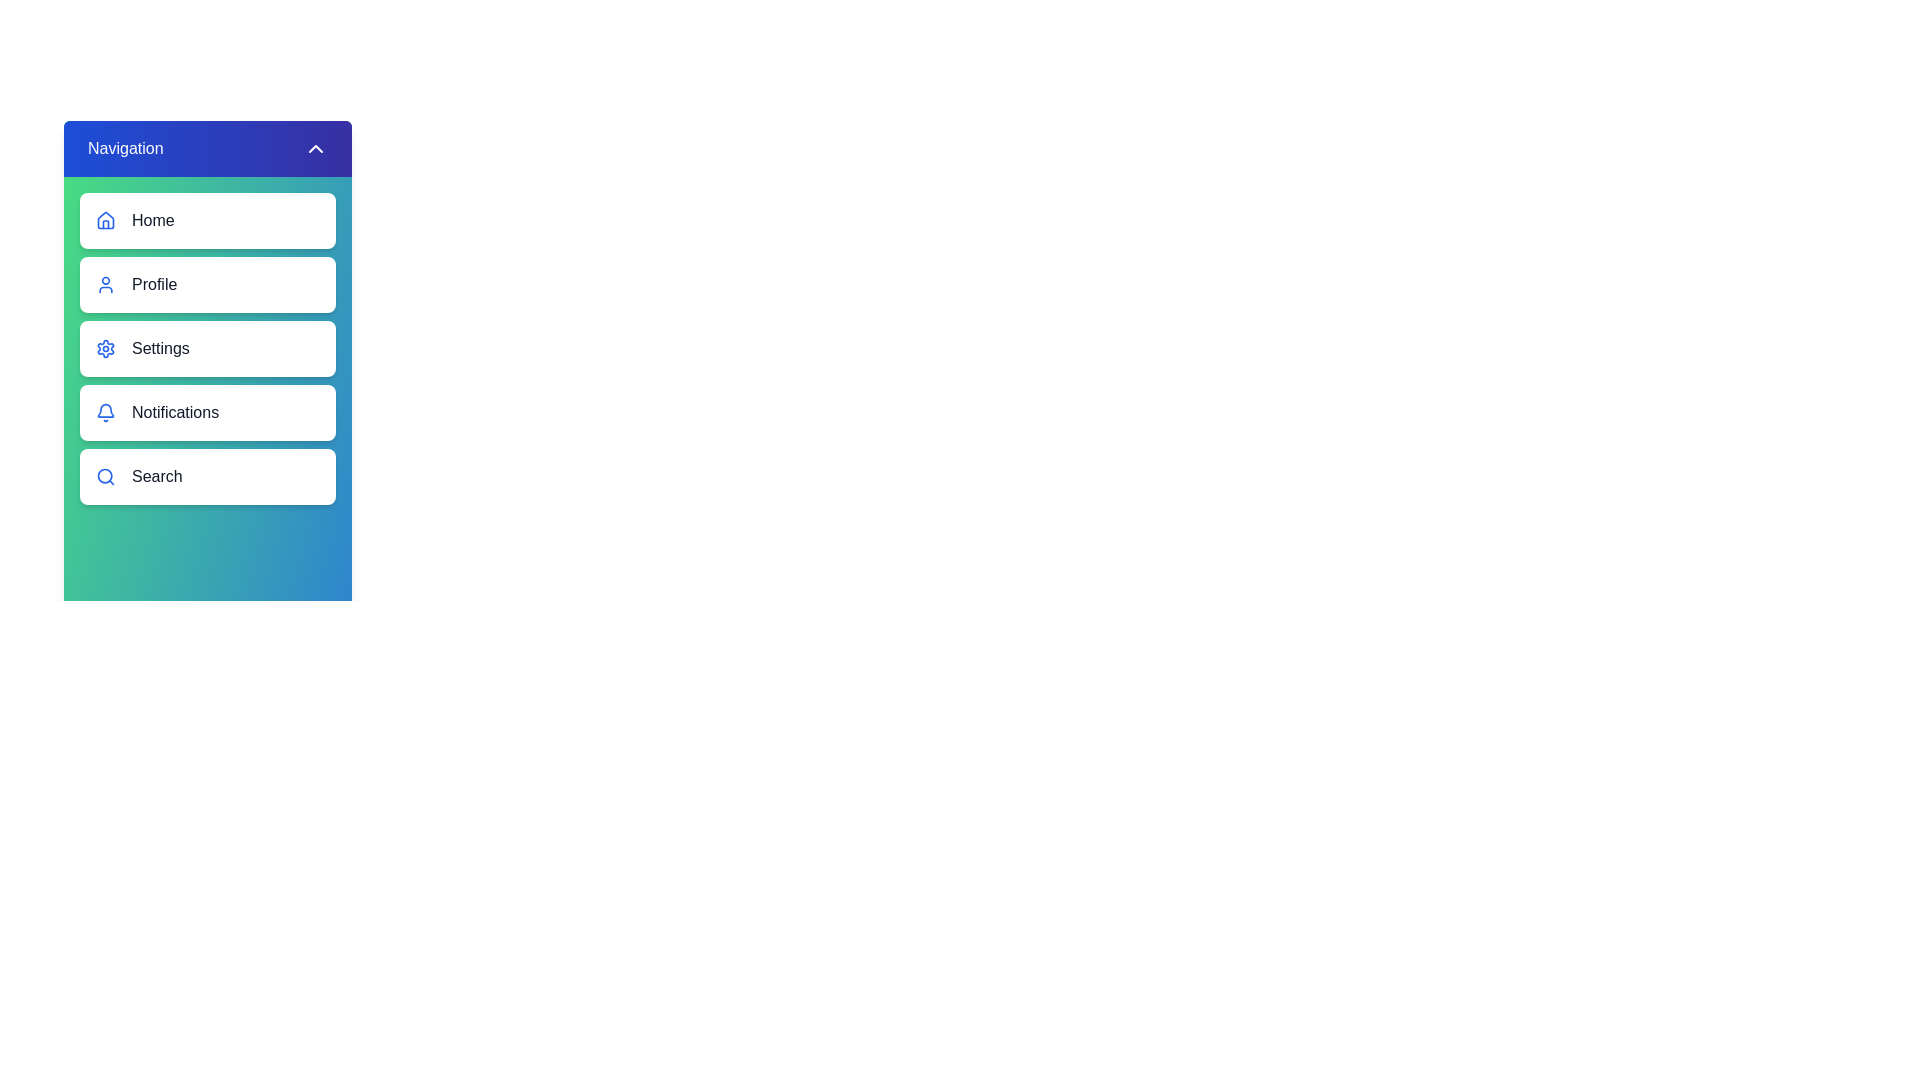 The height and width of the screenshot is (1080, 1920). Describe the element at coordinates (104, 409) in the screenshot. I see `the bell icon representing notifications, which is the fourth button in the vertical navigation menu` at that location.